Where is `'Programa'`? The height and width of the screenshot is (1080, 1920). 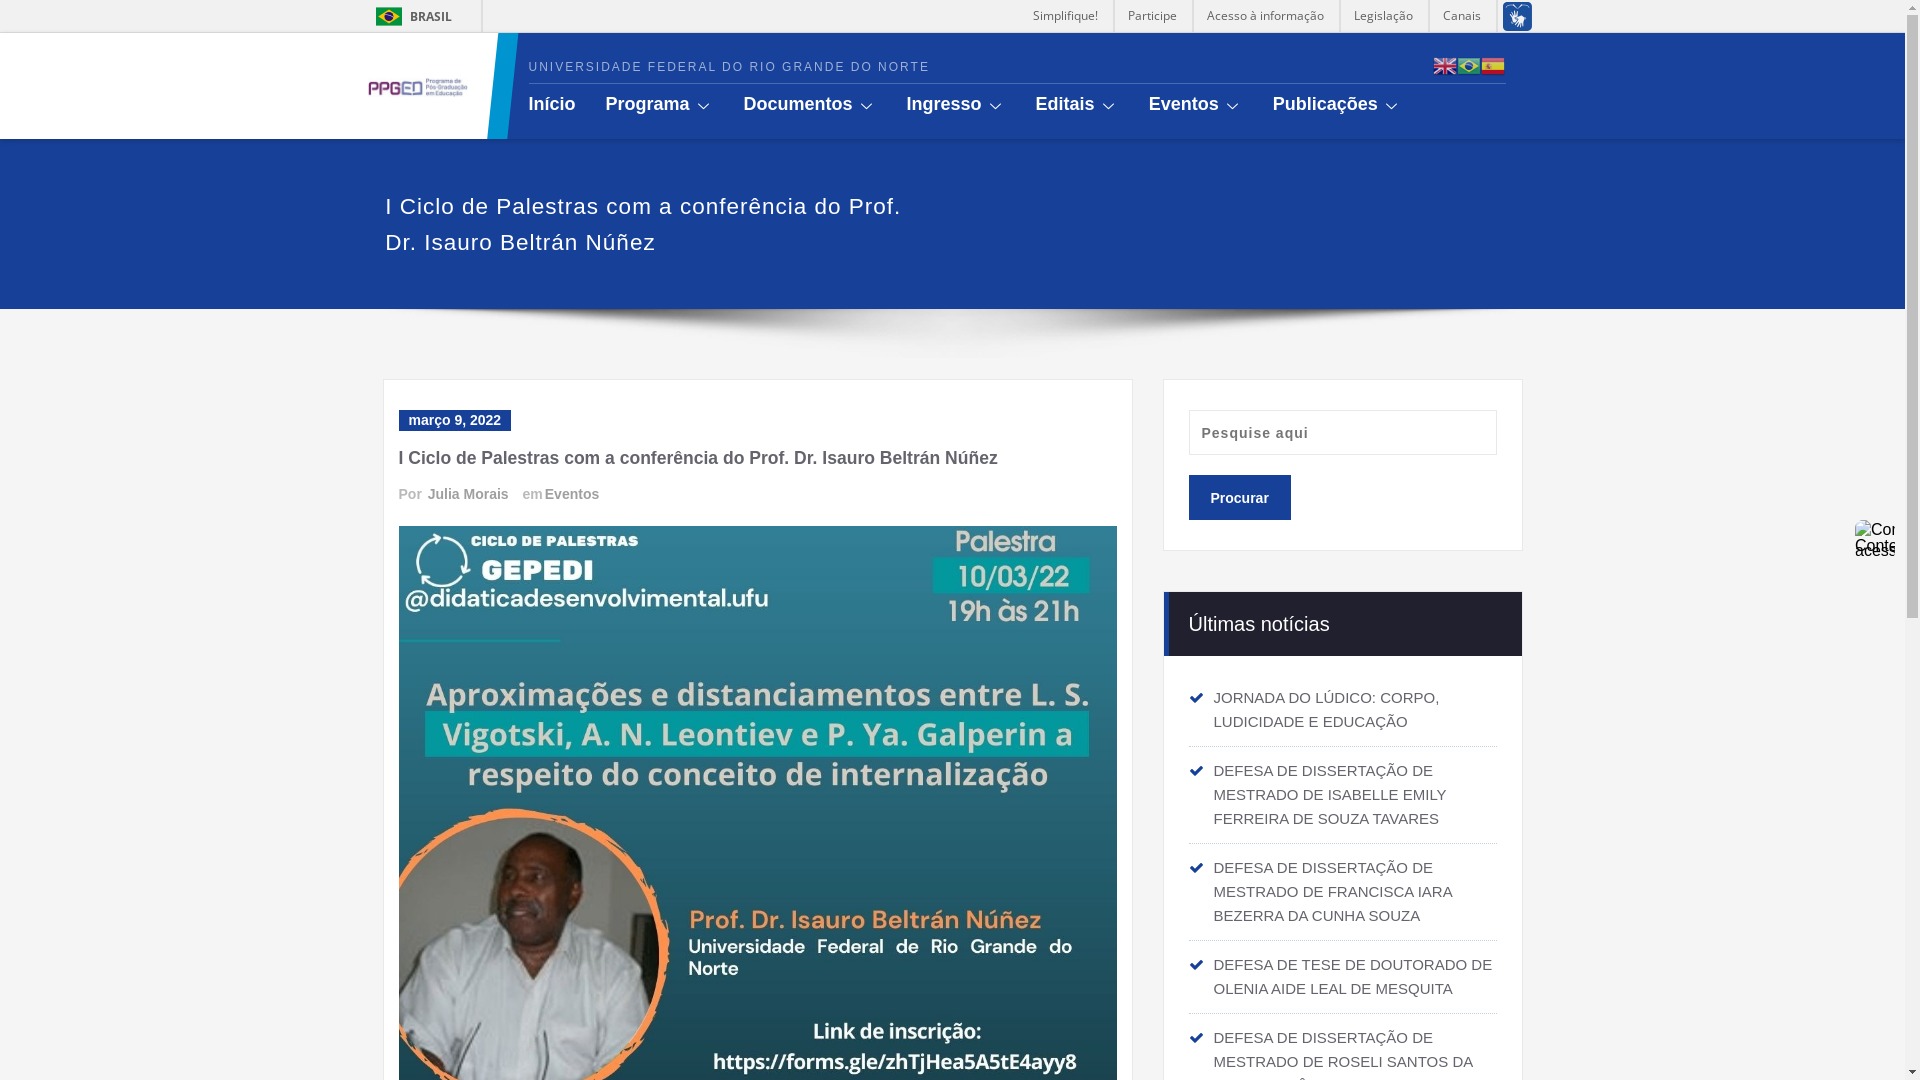
'Programa' is located at coordinates (675, 104).